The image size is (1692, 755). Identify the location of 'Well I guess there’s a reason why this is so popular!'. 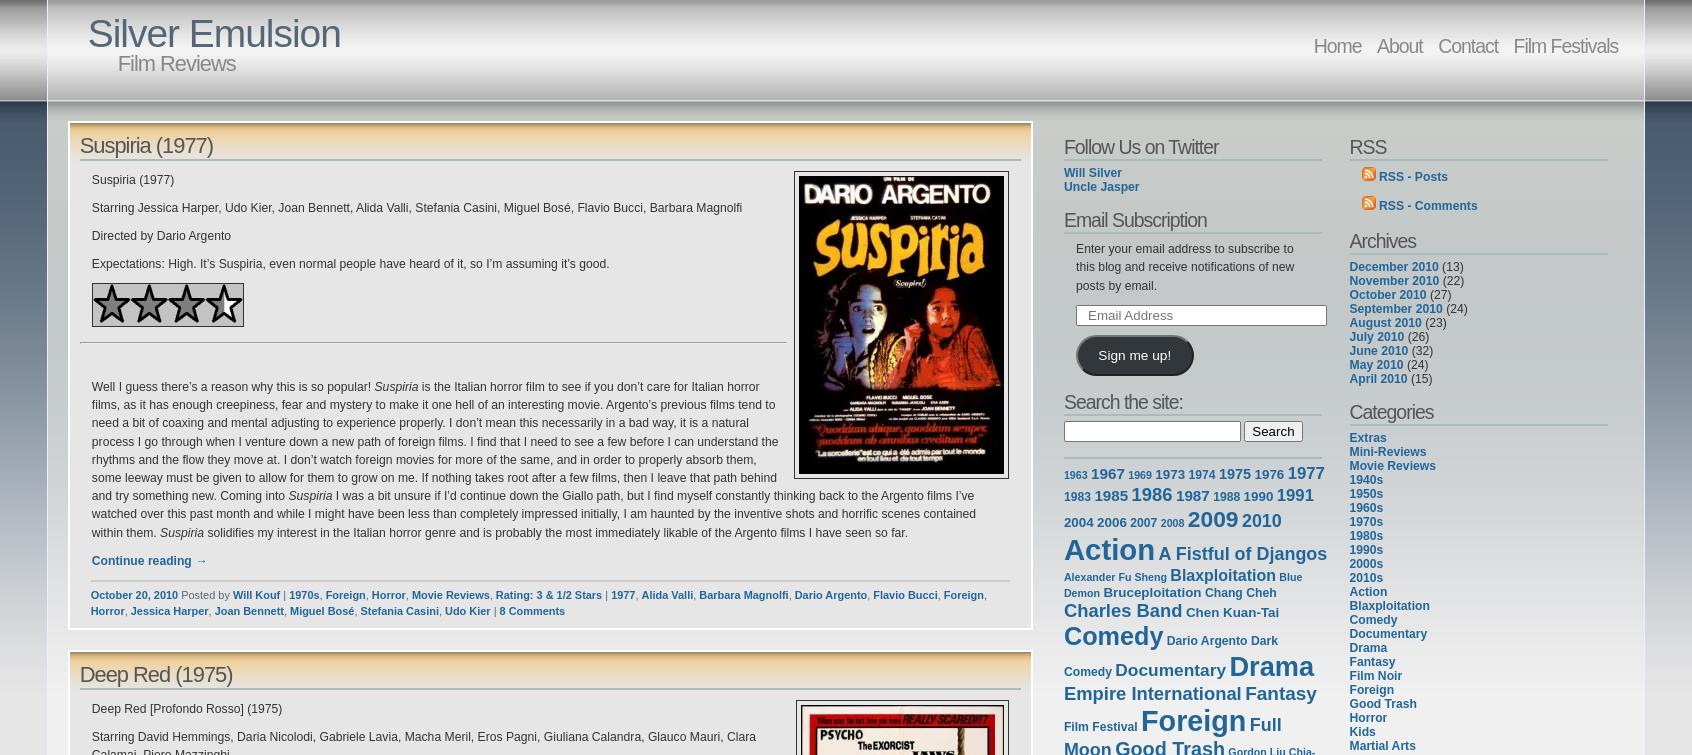
(232, 385).